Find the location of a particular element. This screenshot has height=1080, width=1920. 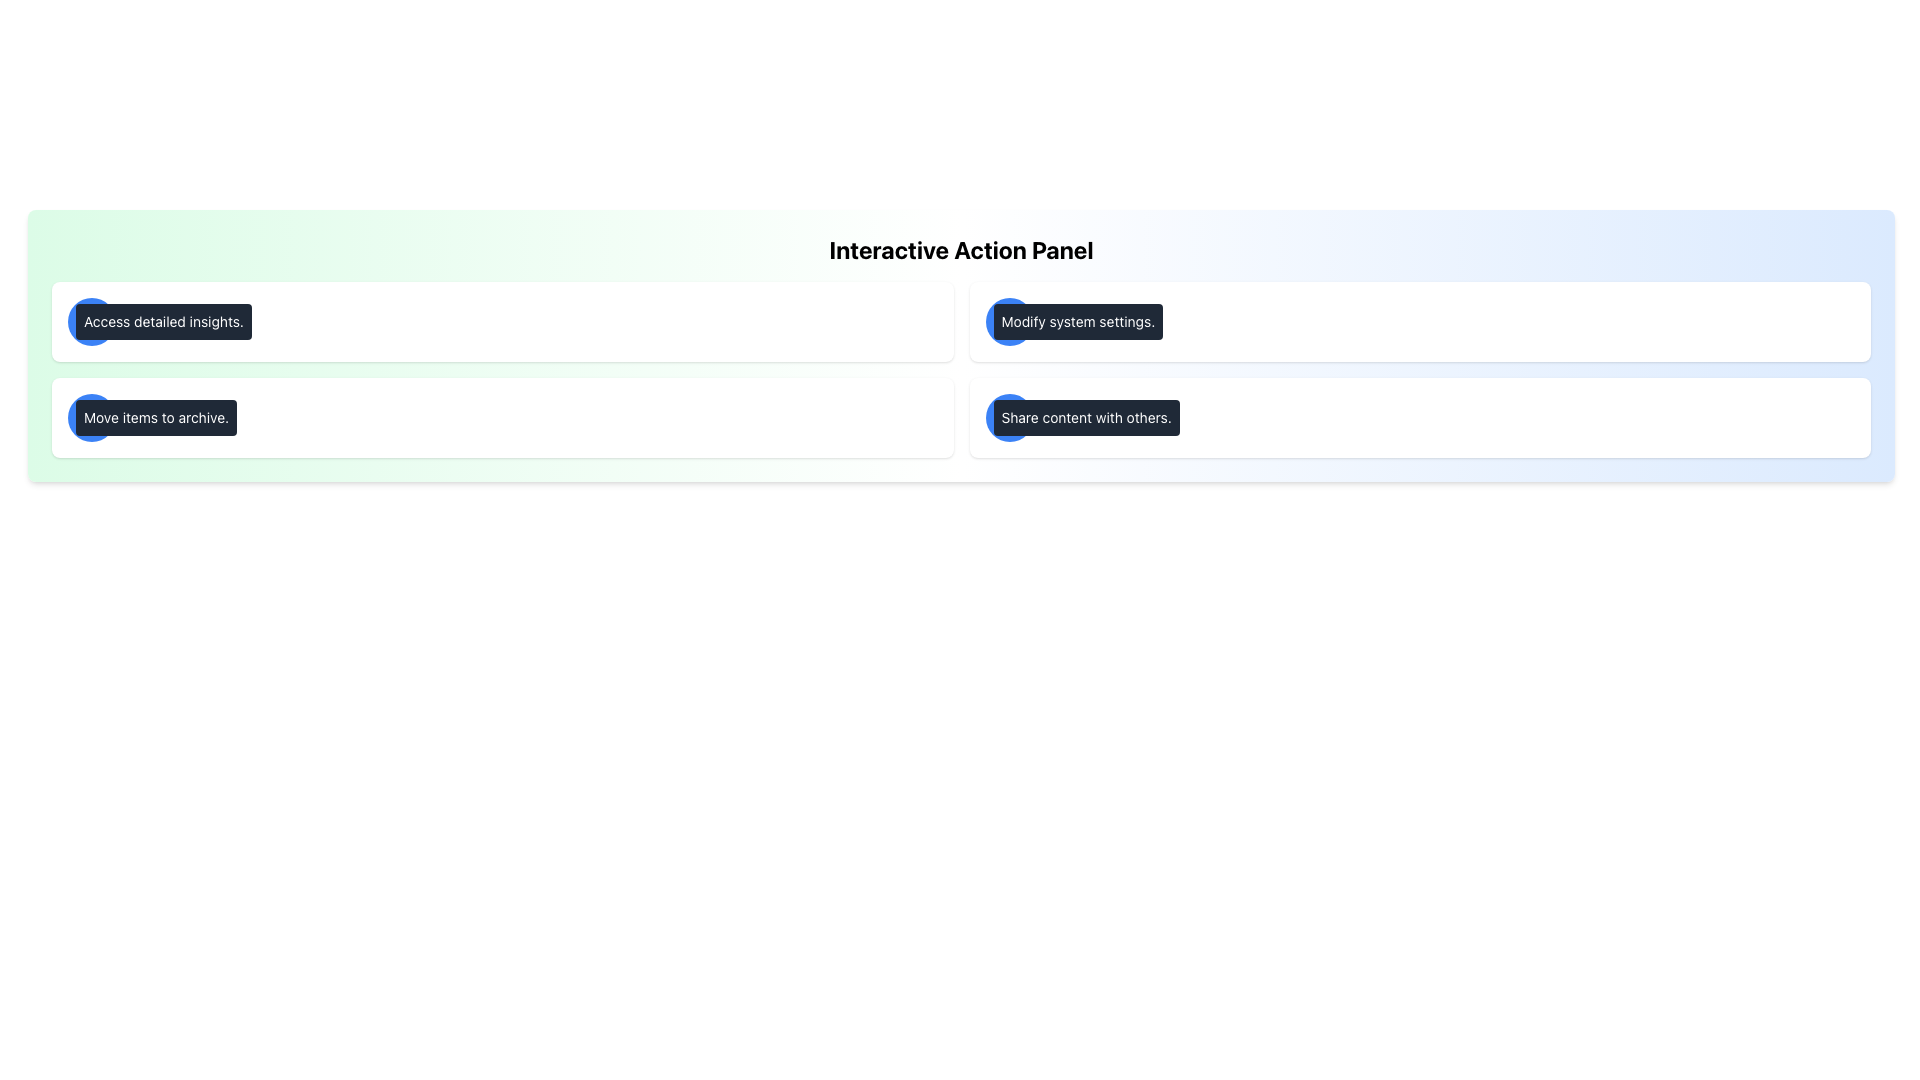

the text label in the upper left section of the card that displays 'Access detailed insights.' This label provides context for the associated information is located at coordinates (180, 320).